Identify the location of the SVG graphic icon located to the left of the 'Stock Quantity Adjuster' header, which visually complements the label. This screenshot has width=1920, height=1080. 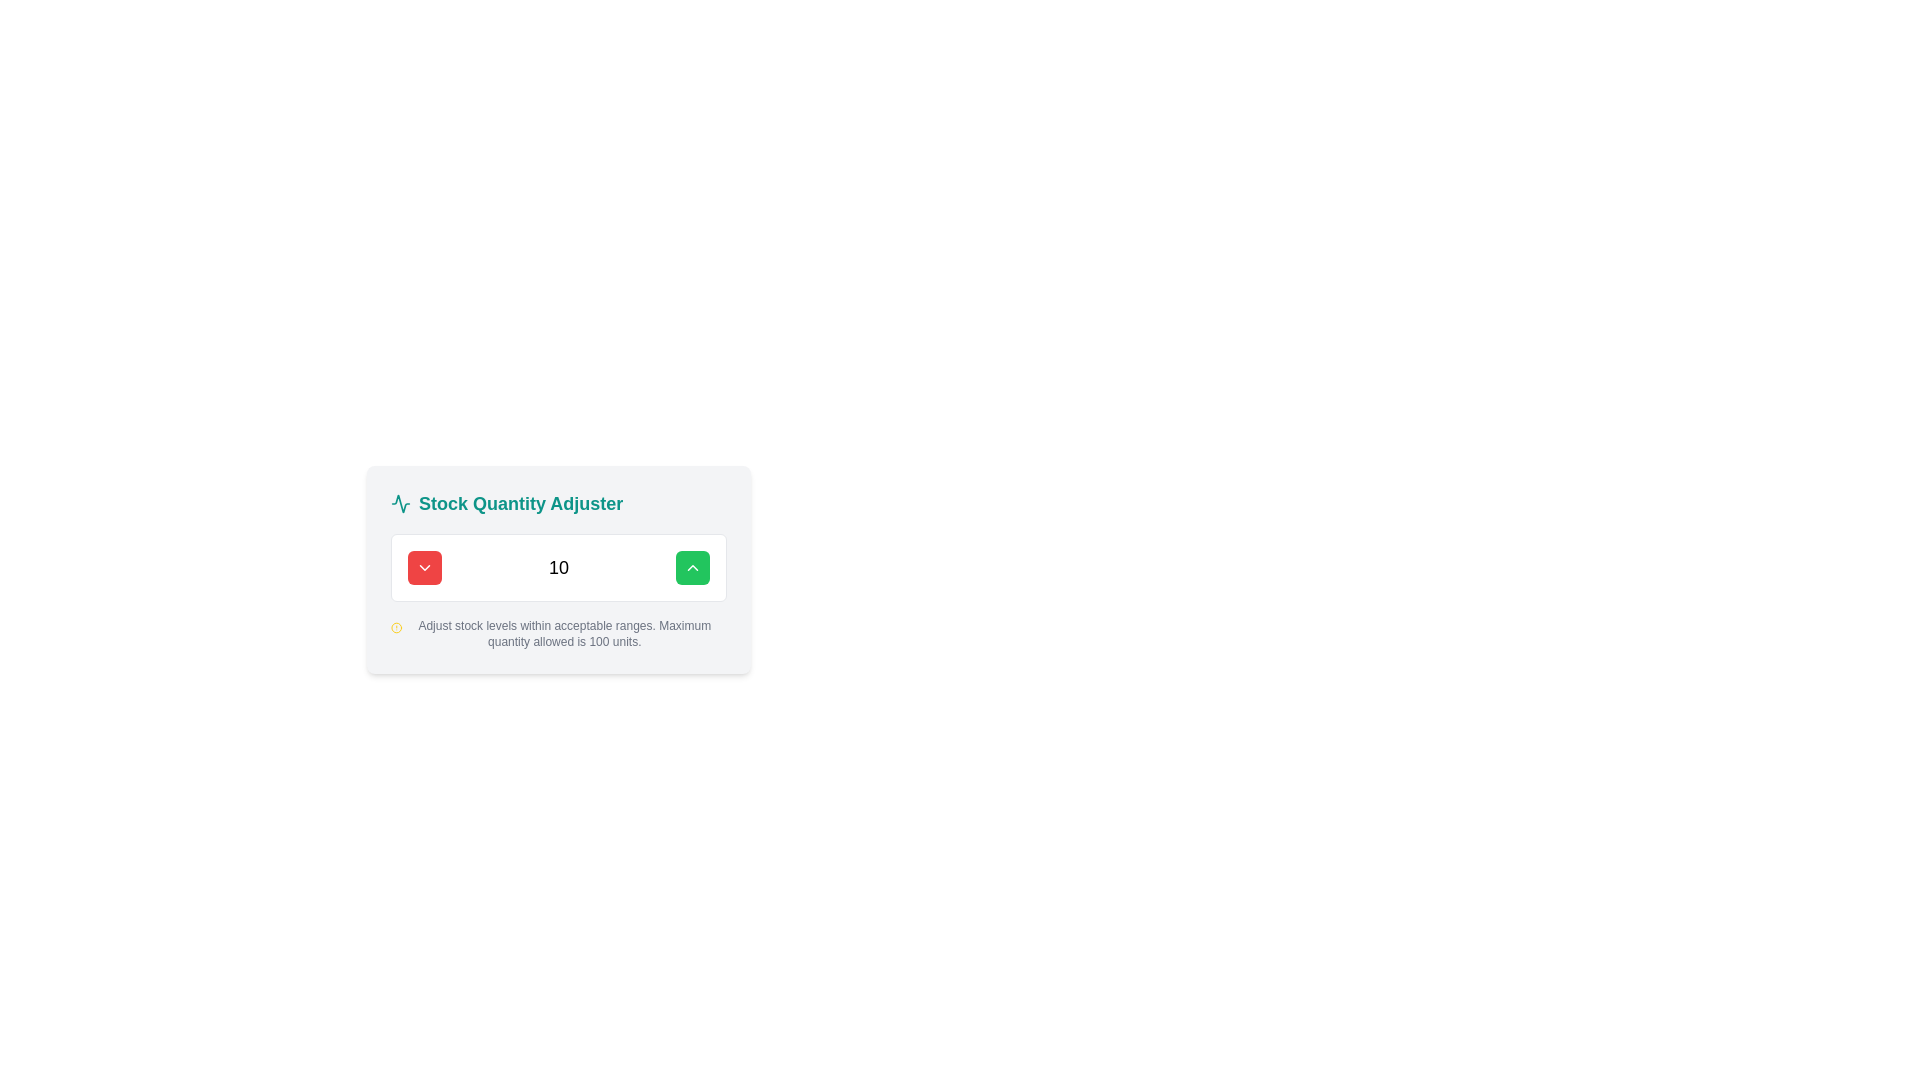
(400, 501).